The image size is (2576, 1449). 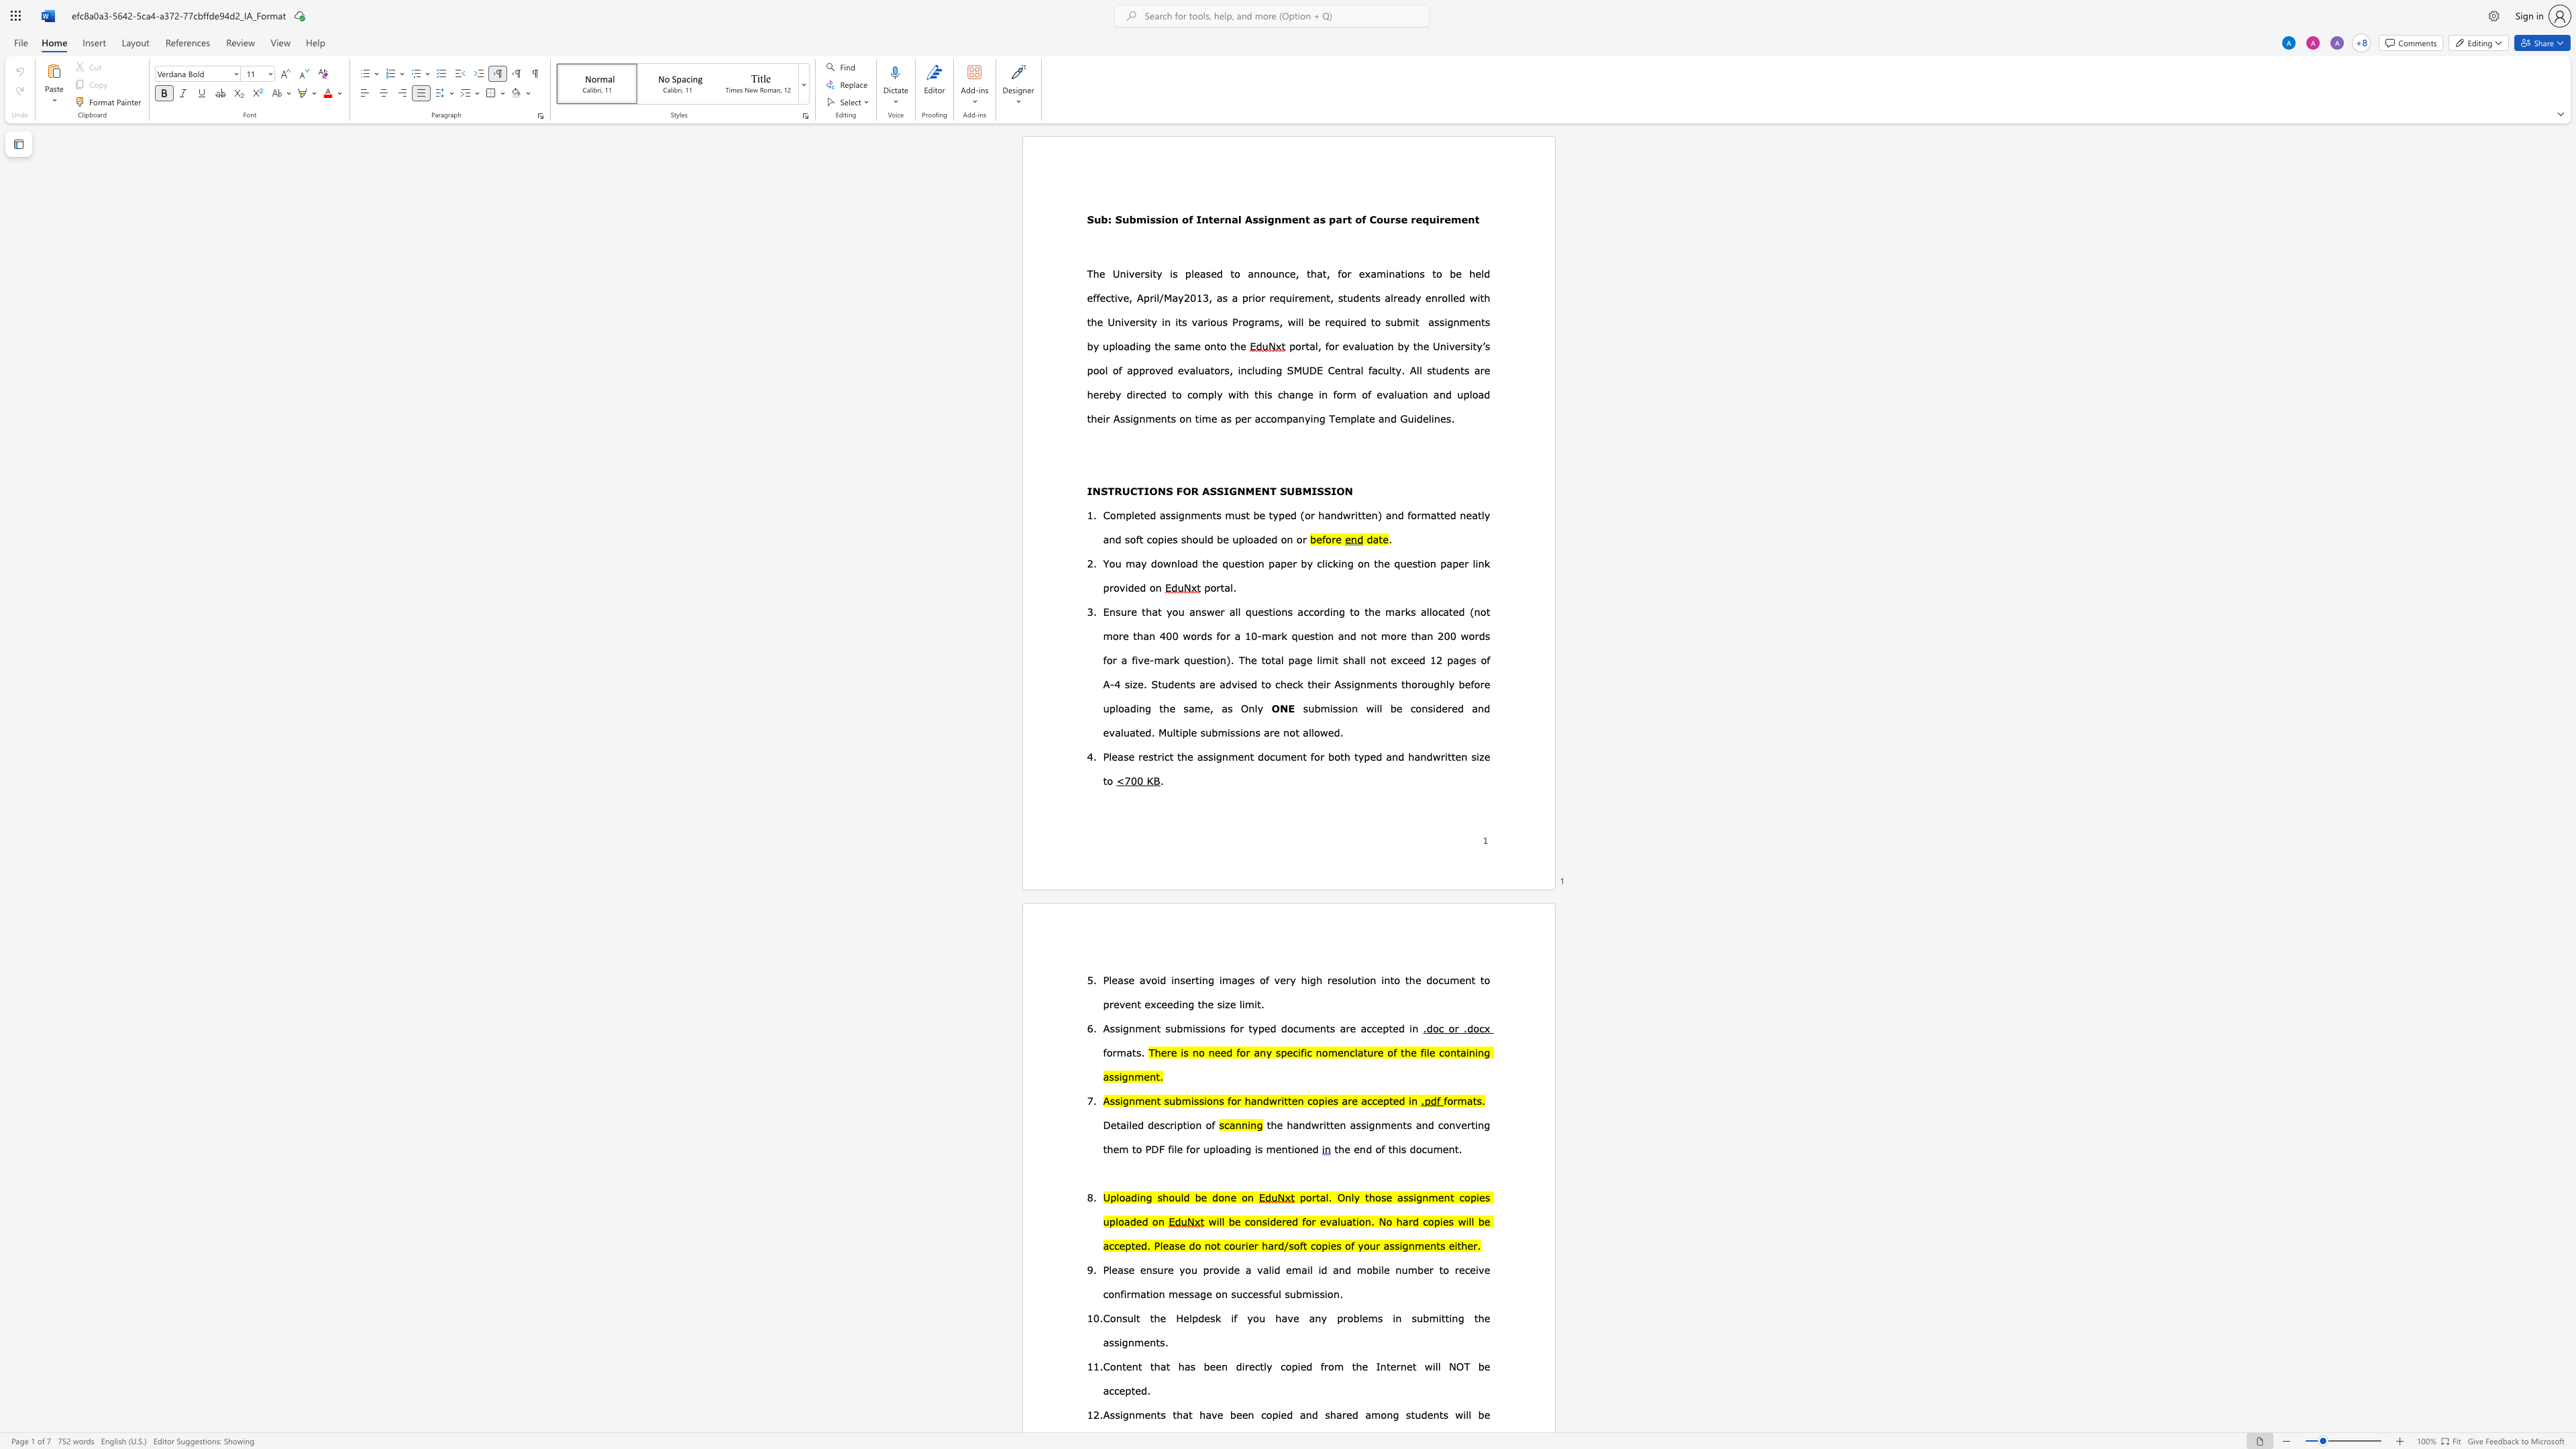 What do you see at coordinates (1372, 708) in the screenshot?
I see `the space between the continuous character "w" and "i" in the text` at bounding box center [1372, 708].